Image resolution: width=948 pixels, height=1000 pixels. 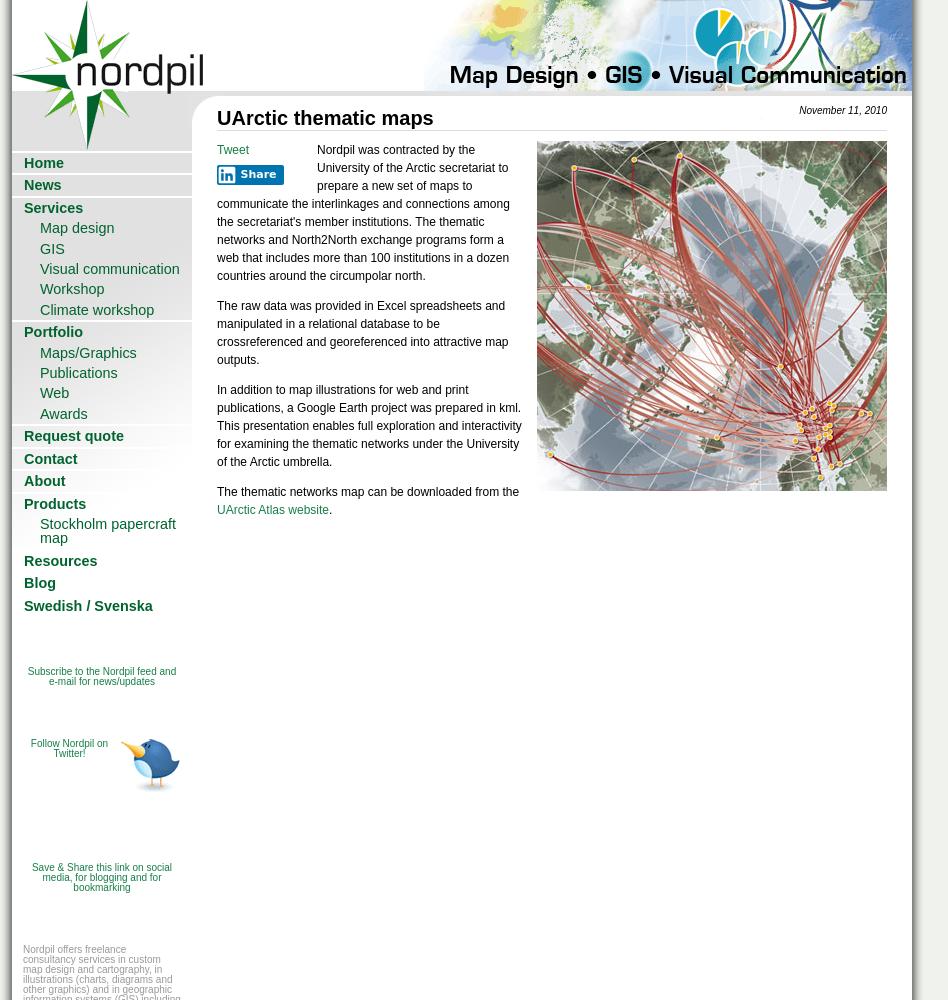 What do you see at coordinates (39, 582) in the screenshot?
I see `'Blog'` at bounding box center [39, 582].